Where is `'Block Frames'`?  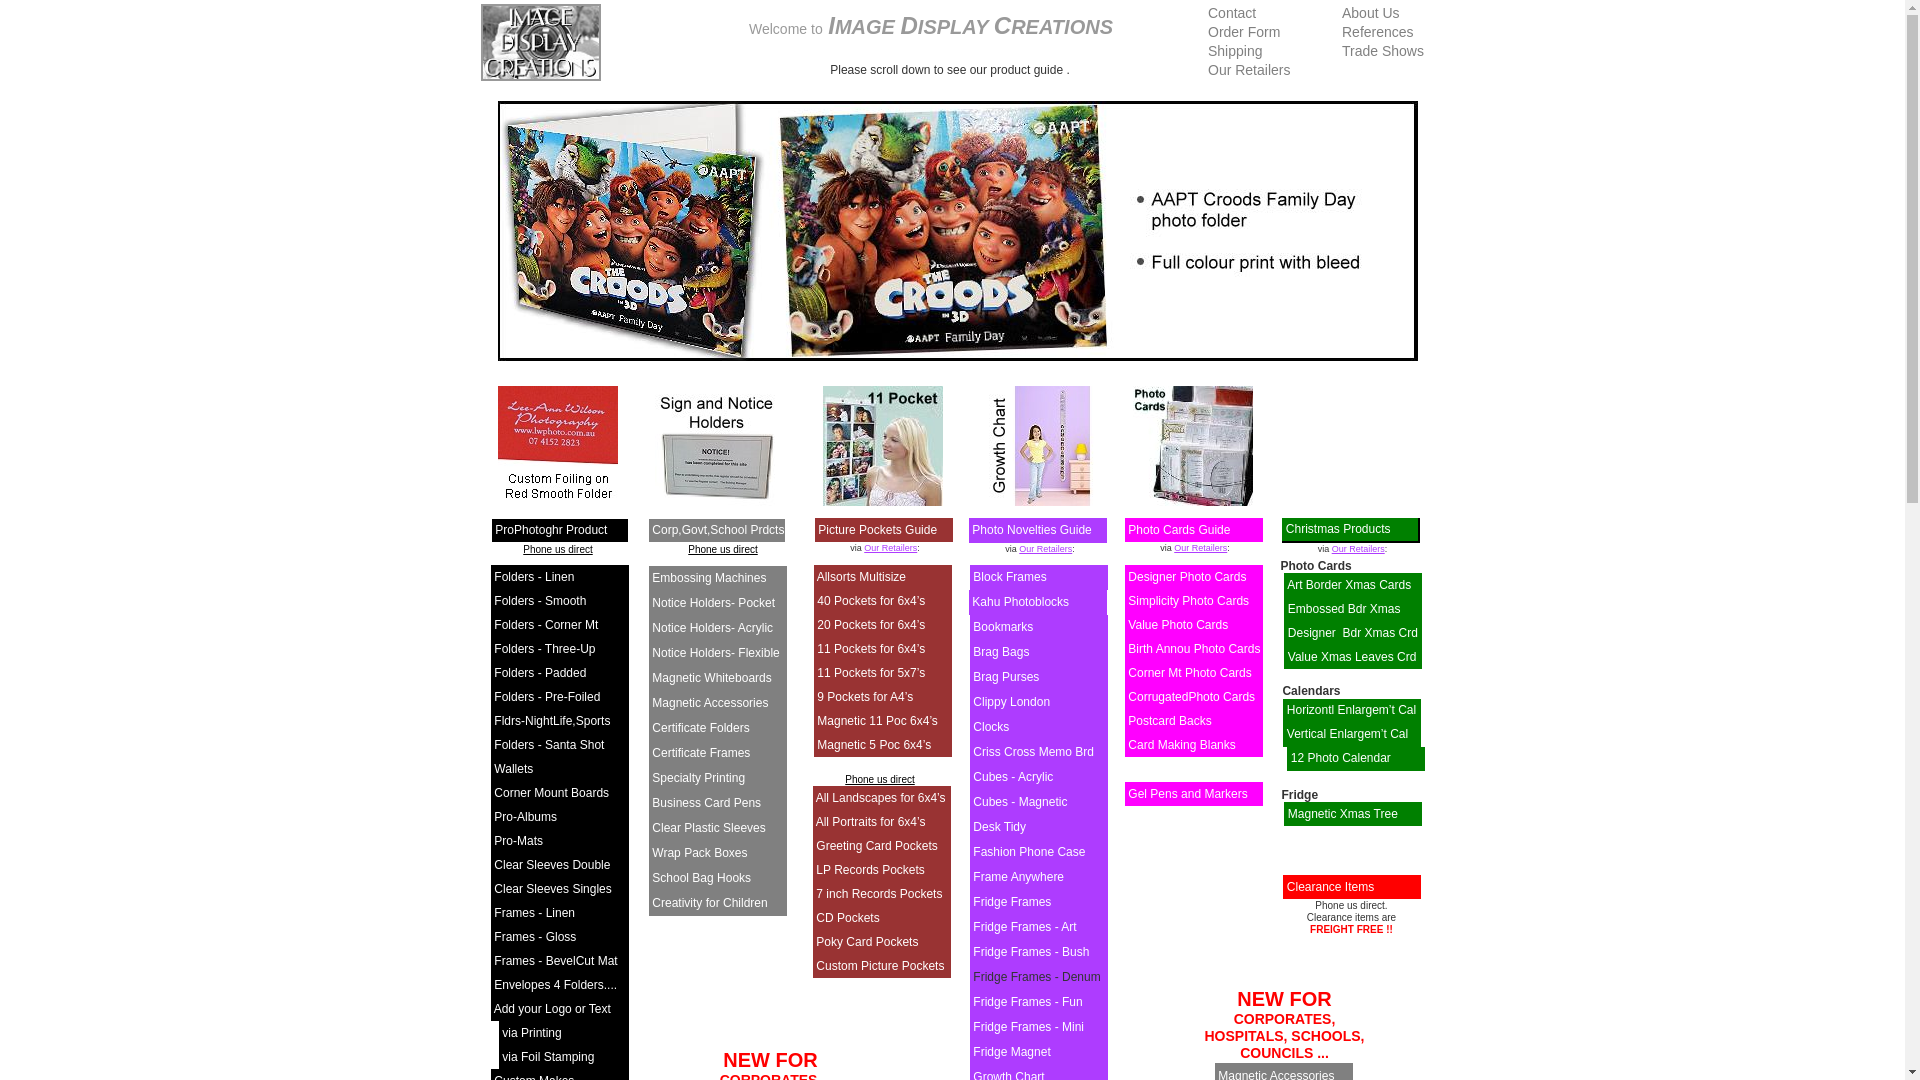 'Block Frames' is located at coordinates (1009, 577).